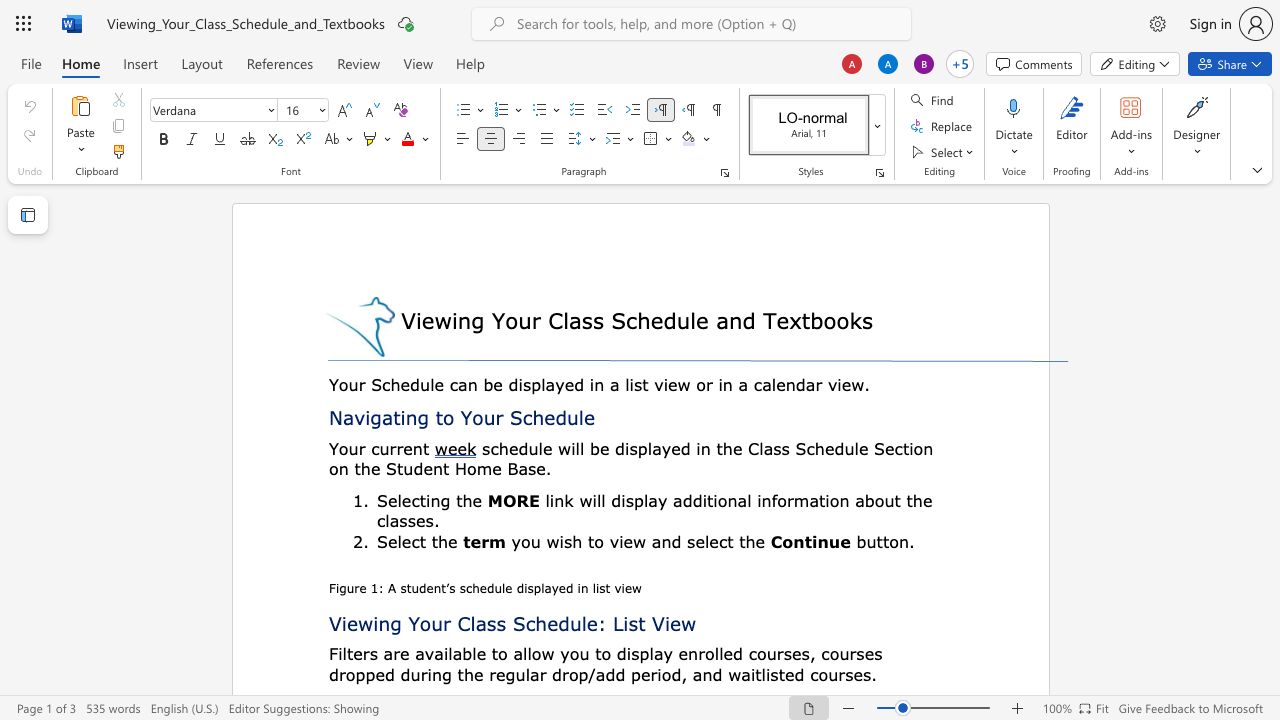 This screenshot has height=720, width=1280. Describe the element at coordinates (576, 416) in the screenshot. I see `the space between the continuous character "u" and "l" in the text` at that location.